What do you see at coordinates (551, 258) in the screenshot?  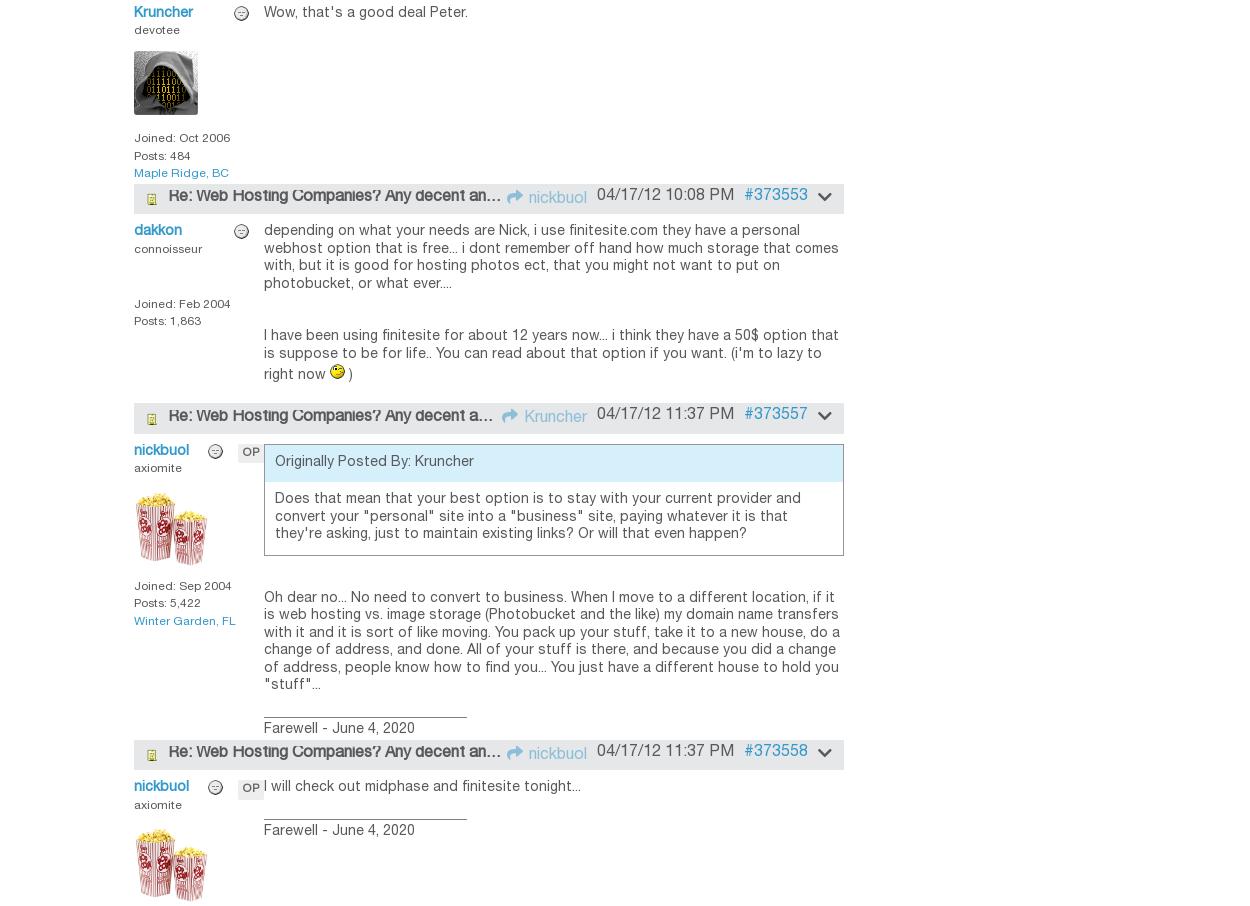 I see `'depending on what your needs are Nick, i use finitesite.com they have a personal webhost option that is free... i dont remember off hand how much storage that comes with, but it is good for hosting photos ect, that you might not want to put on photobucket, or what ever....'` at bounding box center [551, 258].